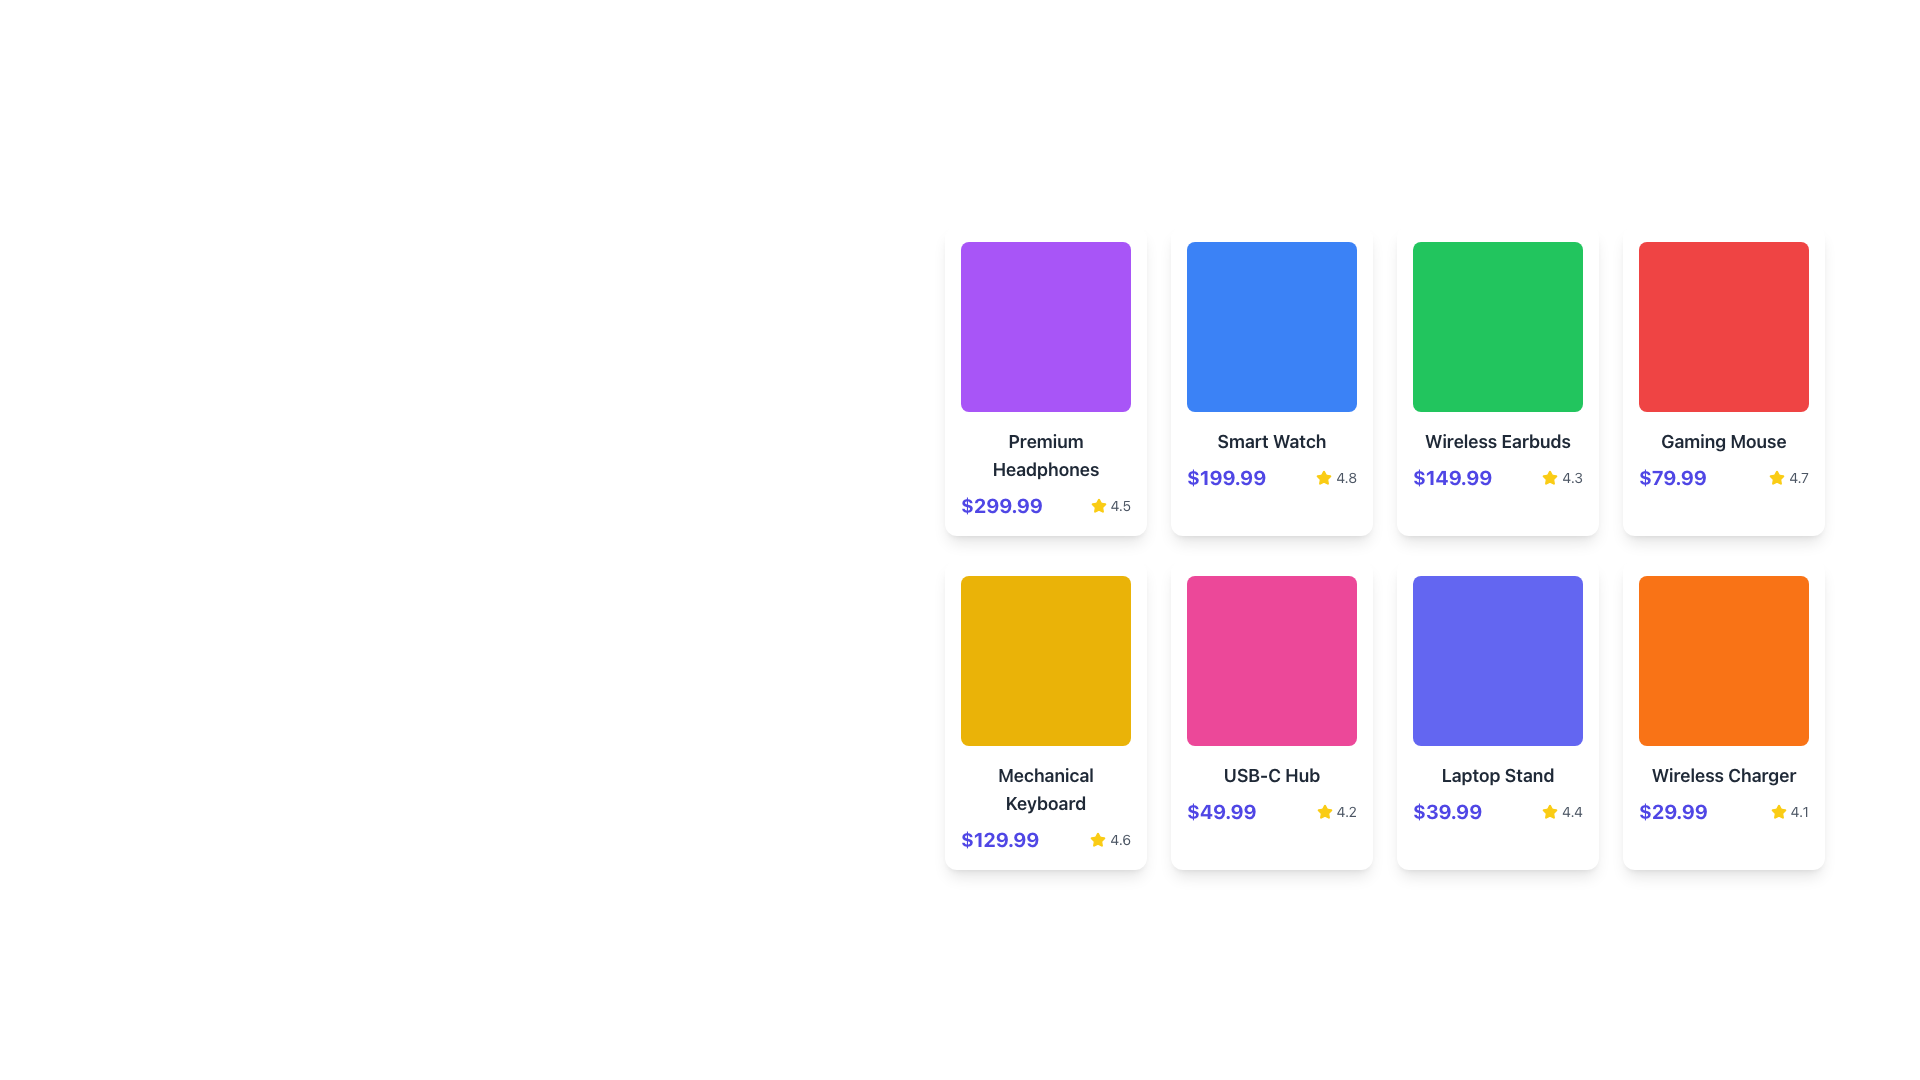 The width and height of the screenshot is (1920, 1080). Describe the element at coordinates (1571, 812) in the screenshot. I see `numeric rating value from the text label located to the right of the star icon in the rating display section of the 'Laptop Stand' product card, positioned in the second row, third column of the product grid` at that location.